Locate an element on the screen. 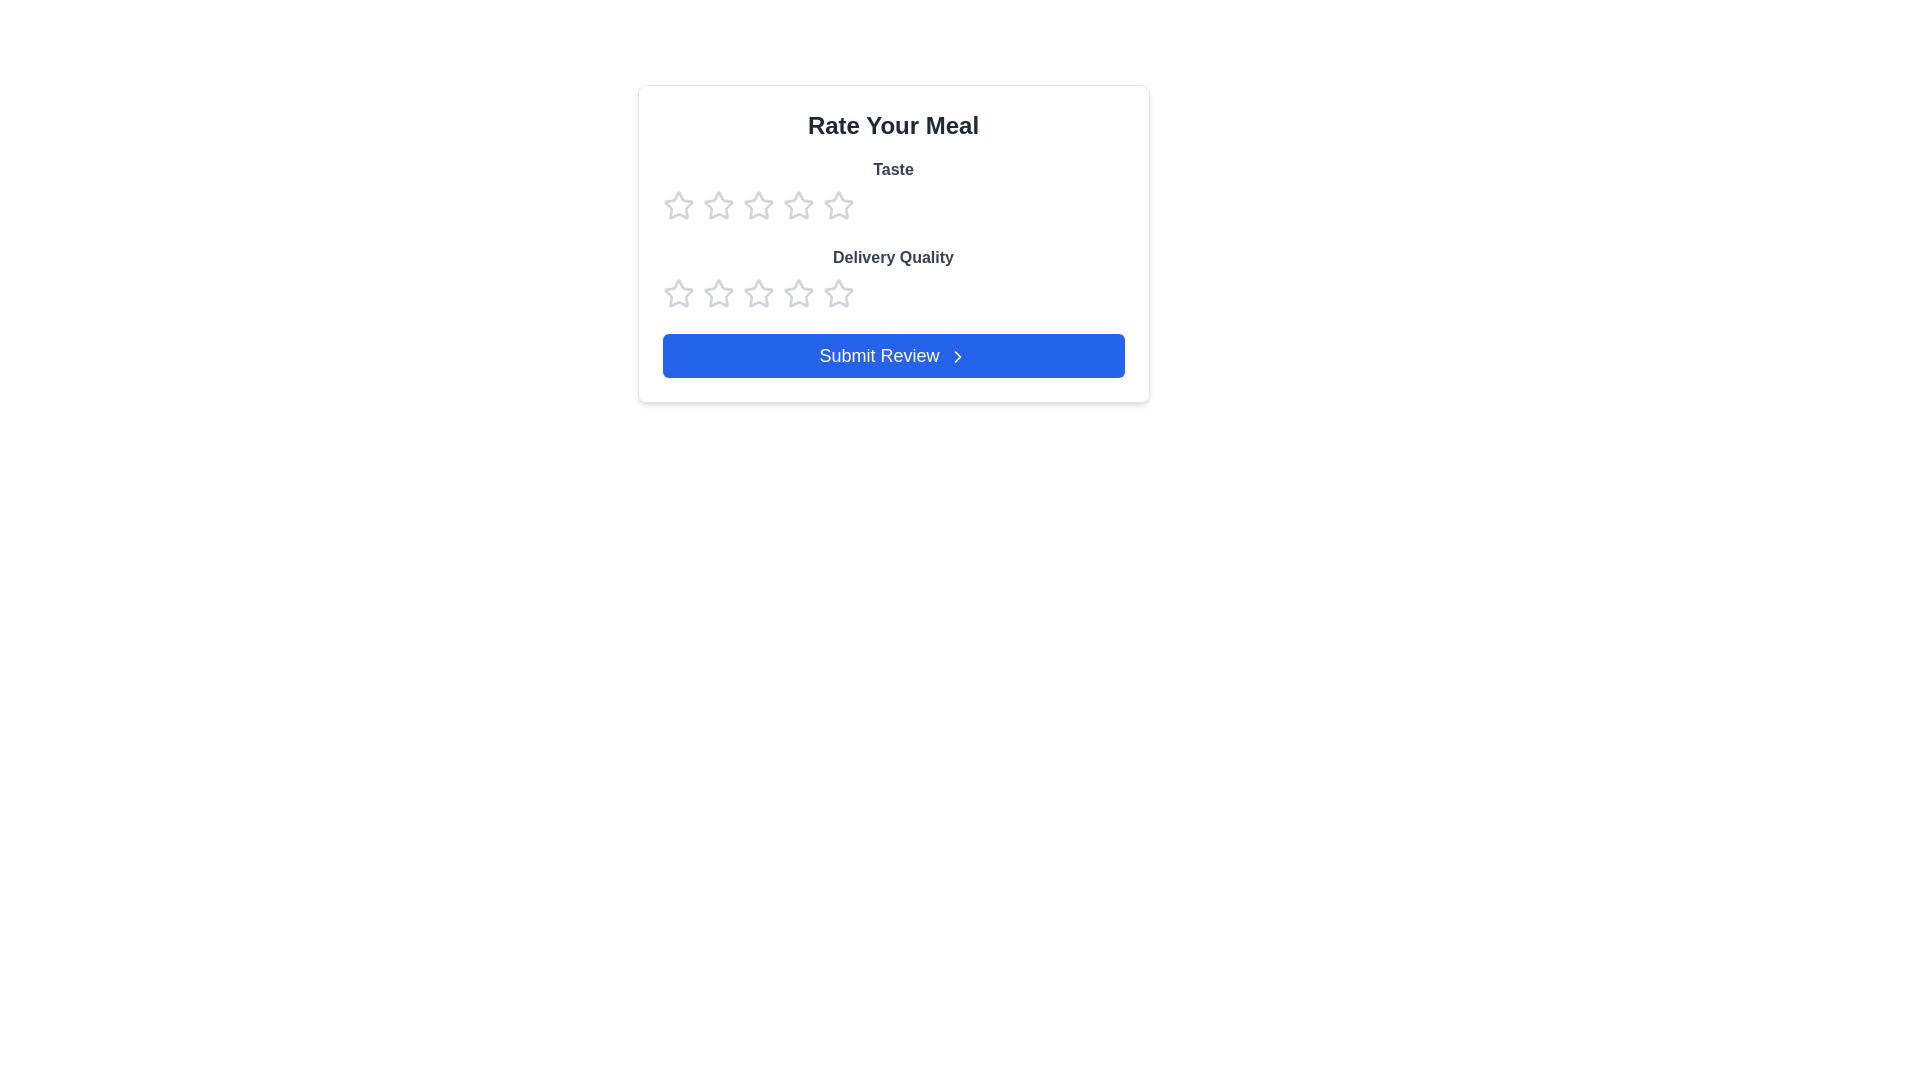 This screenshot has height=1080, width=1920. the fourth star-shaped interactive icon under the 'Delivery Quality' label in the second row of the star rating system is located at coordinates (797, 293).